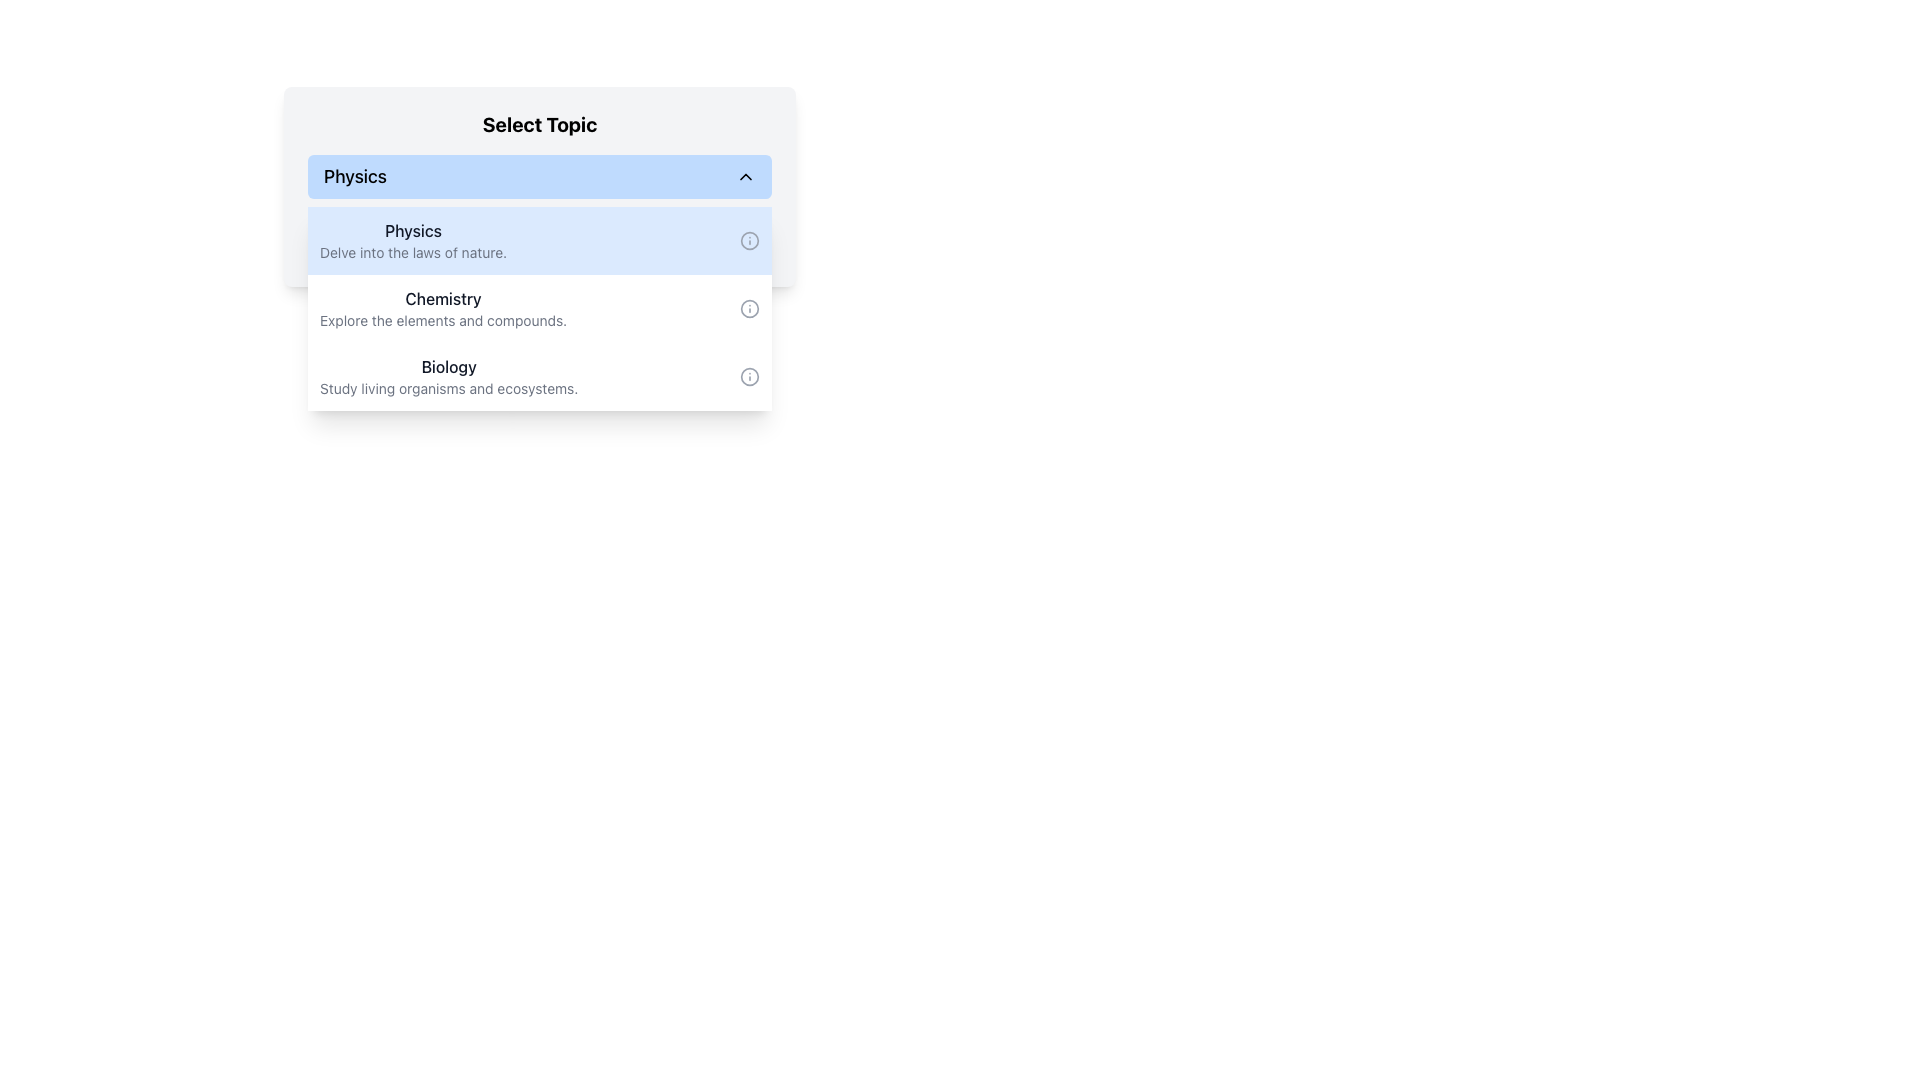  I want to click on the circular icon with a thin border and a centered dot symbol located to the far-right of the 'Chemistry' topic row, adjacent to the text 'Explore the elements and compounds.', so click(748, 308).